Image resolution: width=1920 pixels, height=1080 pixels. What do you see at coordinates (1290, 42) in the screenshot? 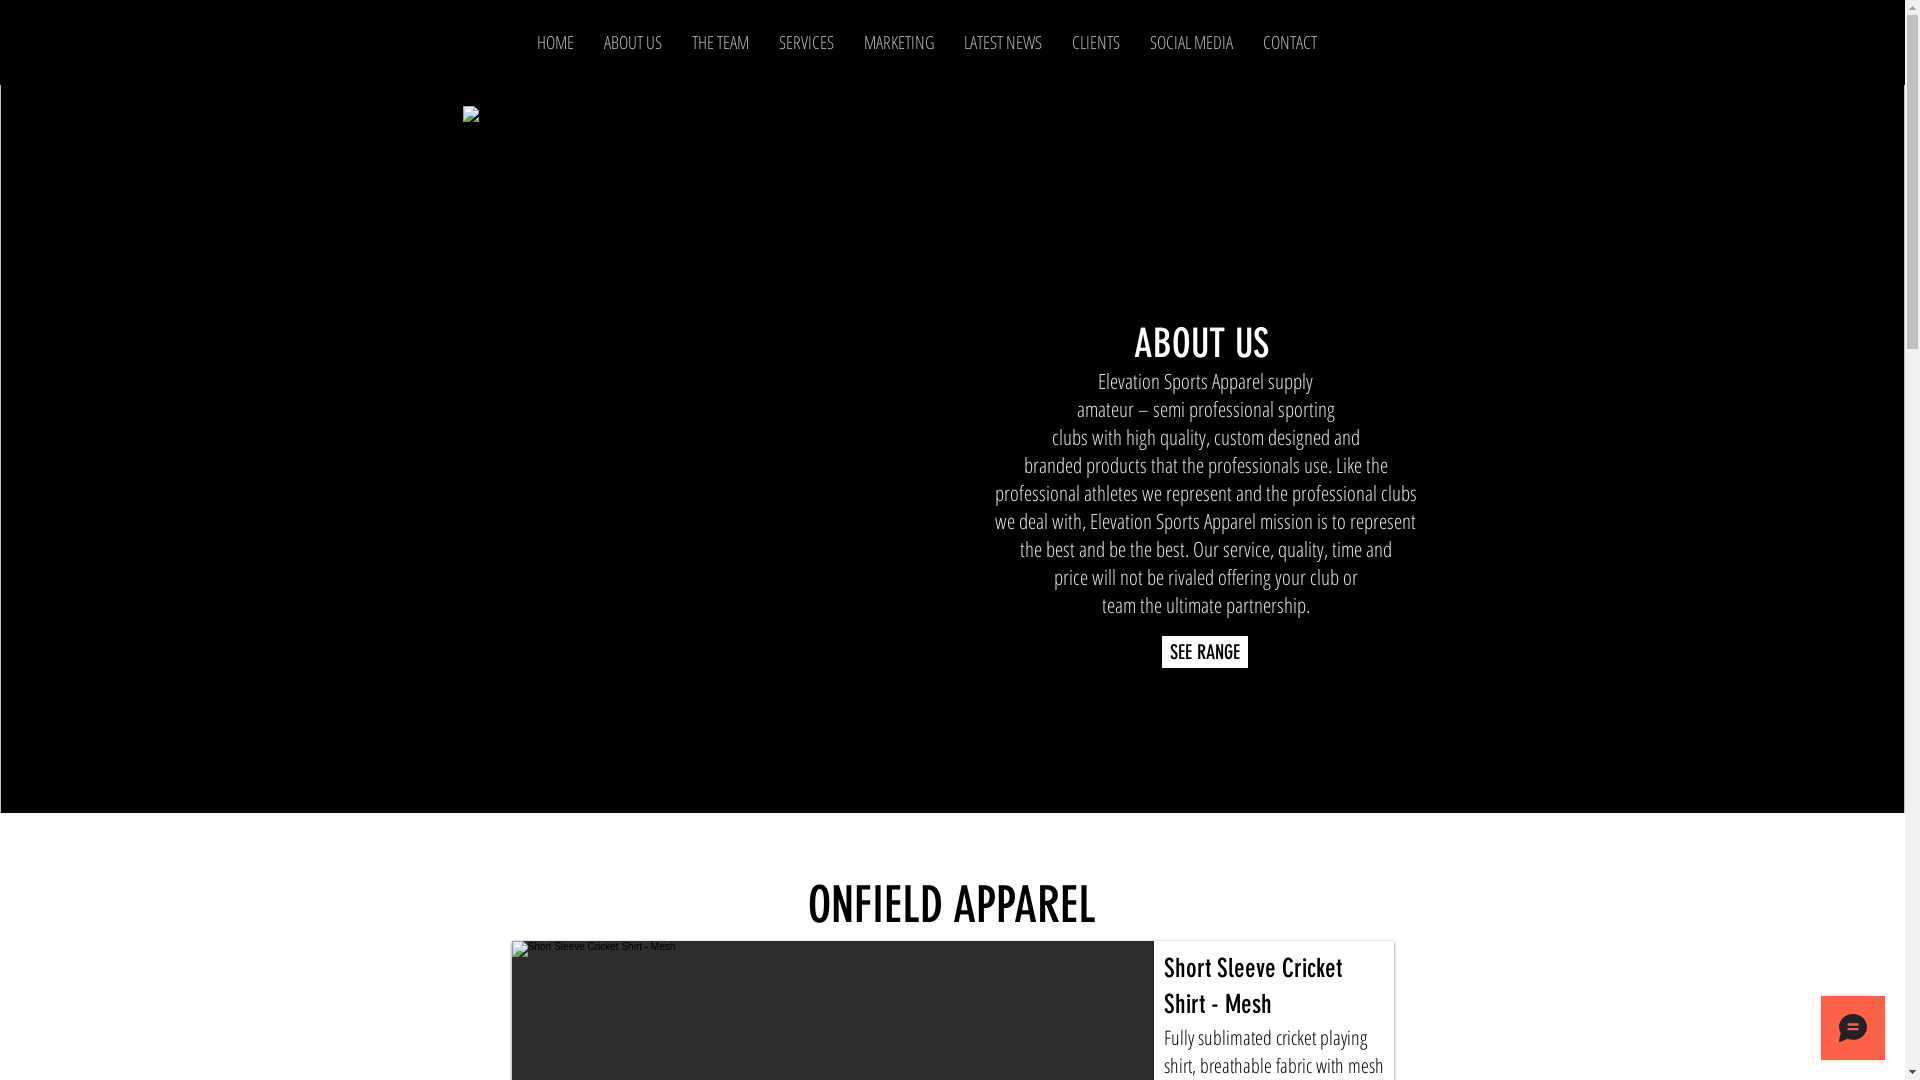
I see `'CONTACT'` at bounding box center [1290, 42].